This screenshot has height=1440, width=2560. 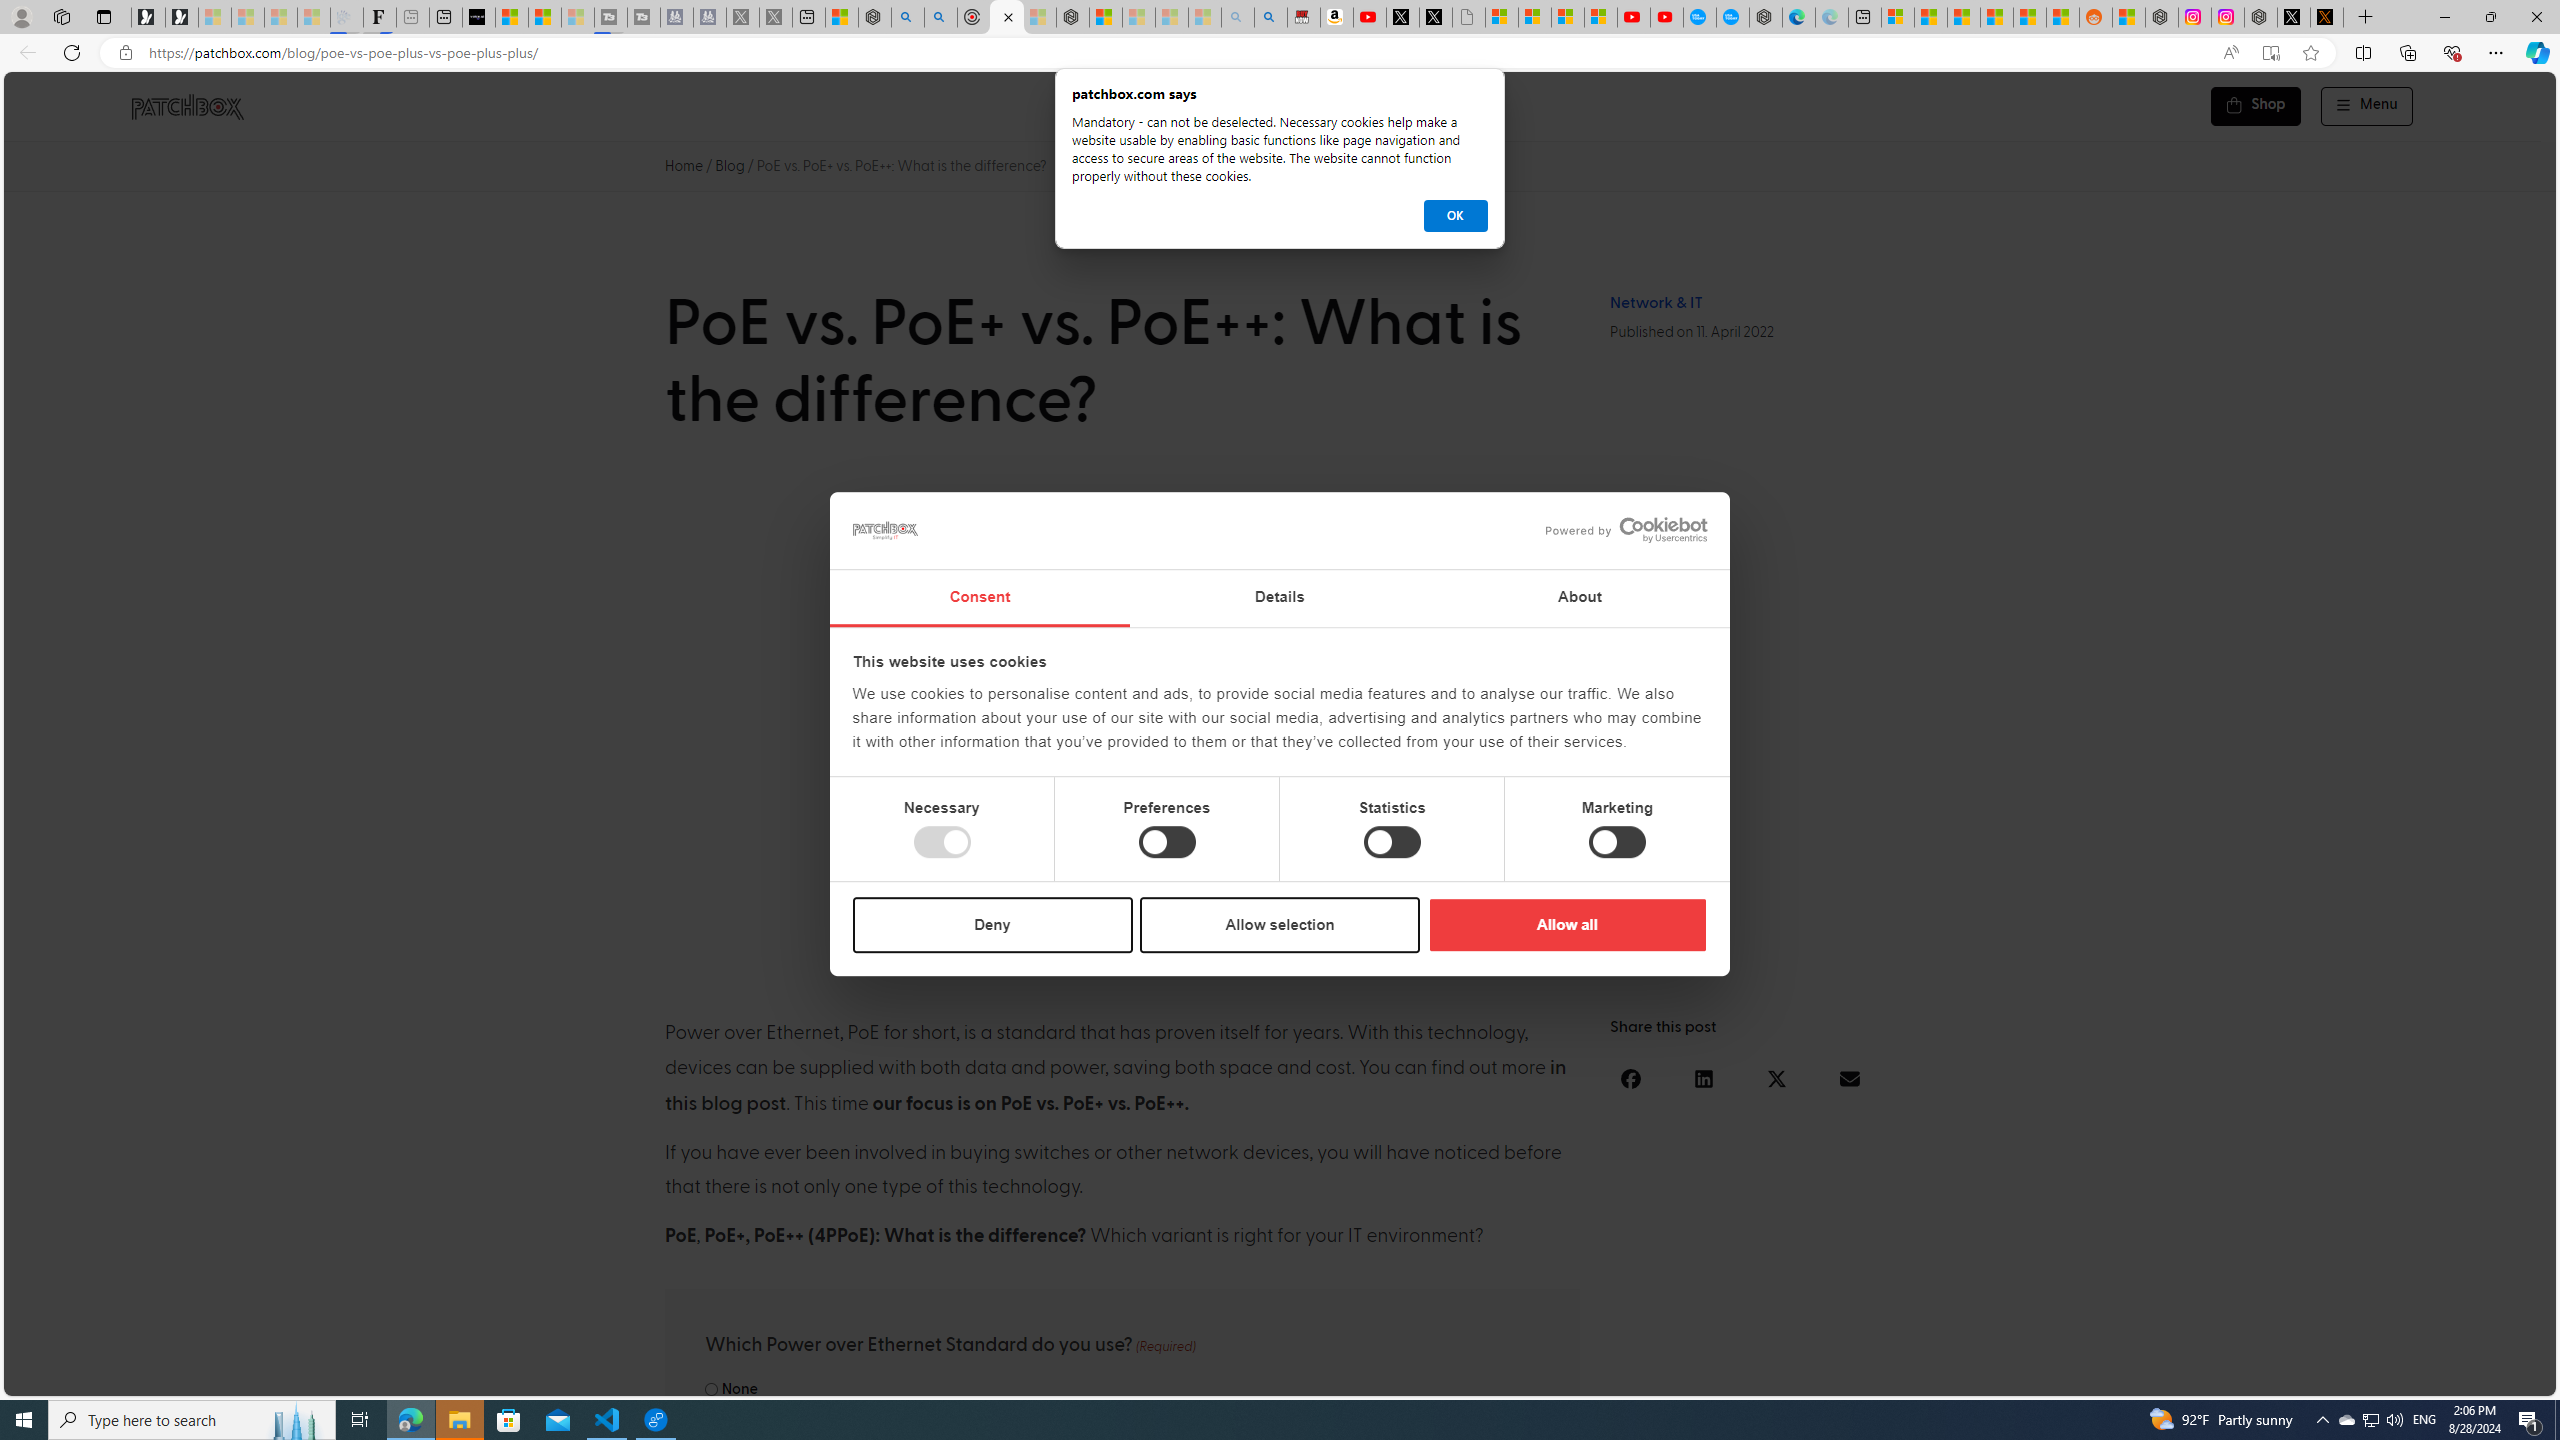 I want to click on 'OK', so click(x=1455, y=215).